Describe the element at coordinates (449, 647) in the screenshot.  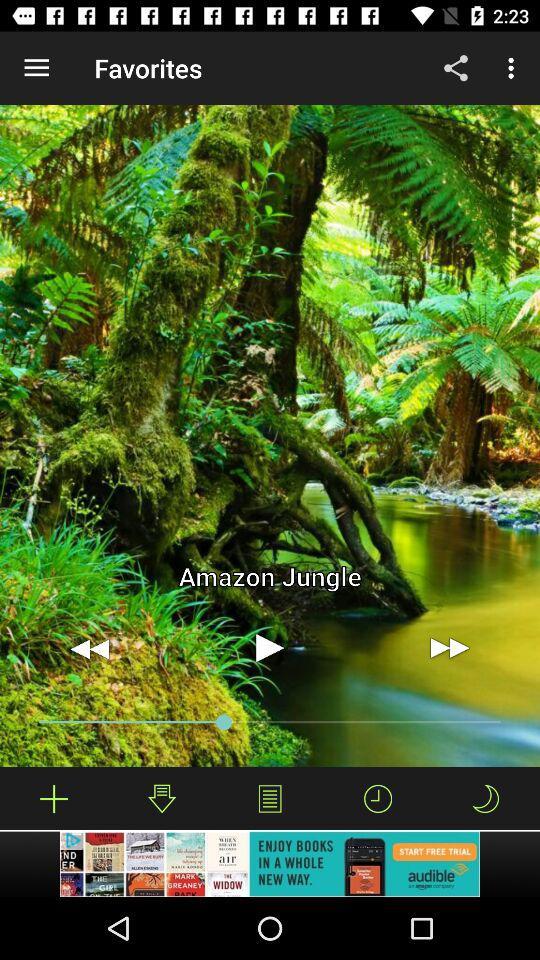
I see `move forward` at that location.